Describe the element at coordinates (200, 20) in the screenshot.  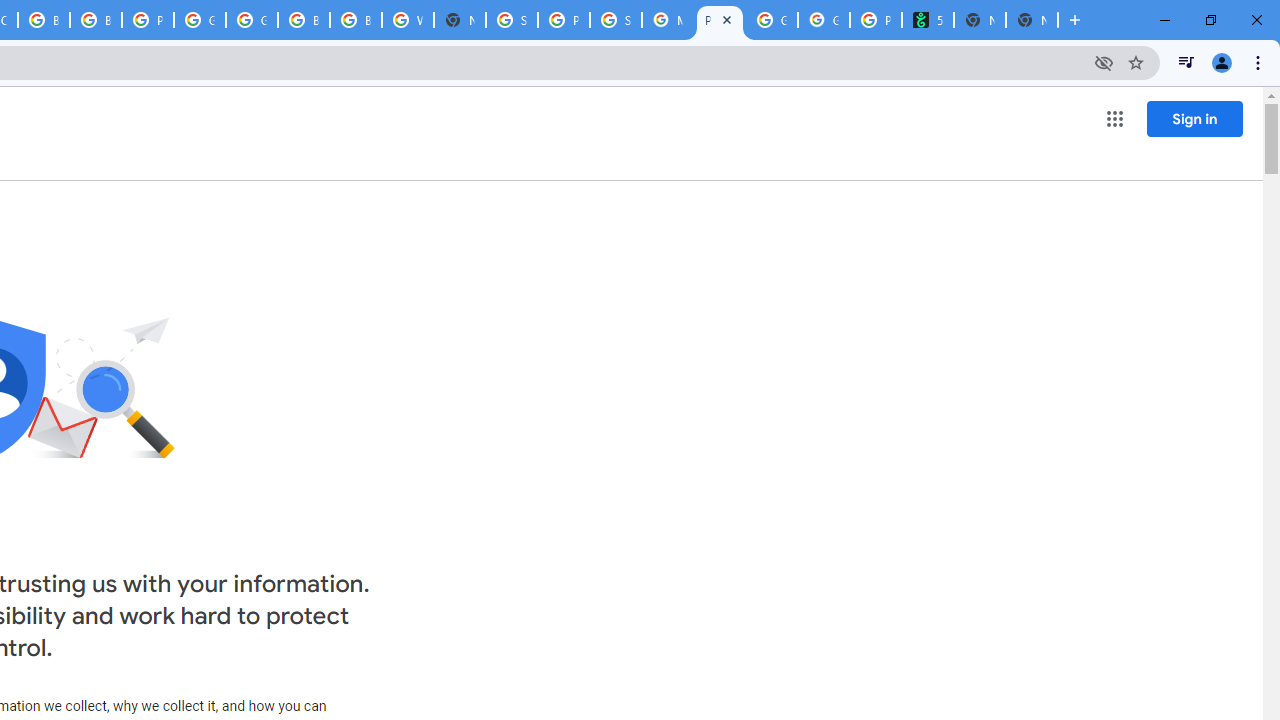
I see `'Google Cloud Platform'` at that location.